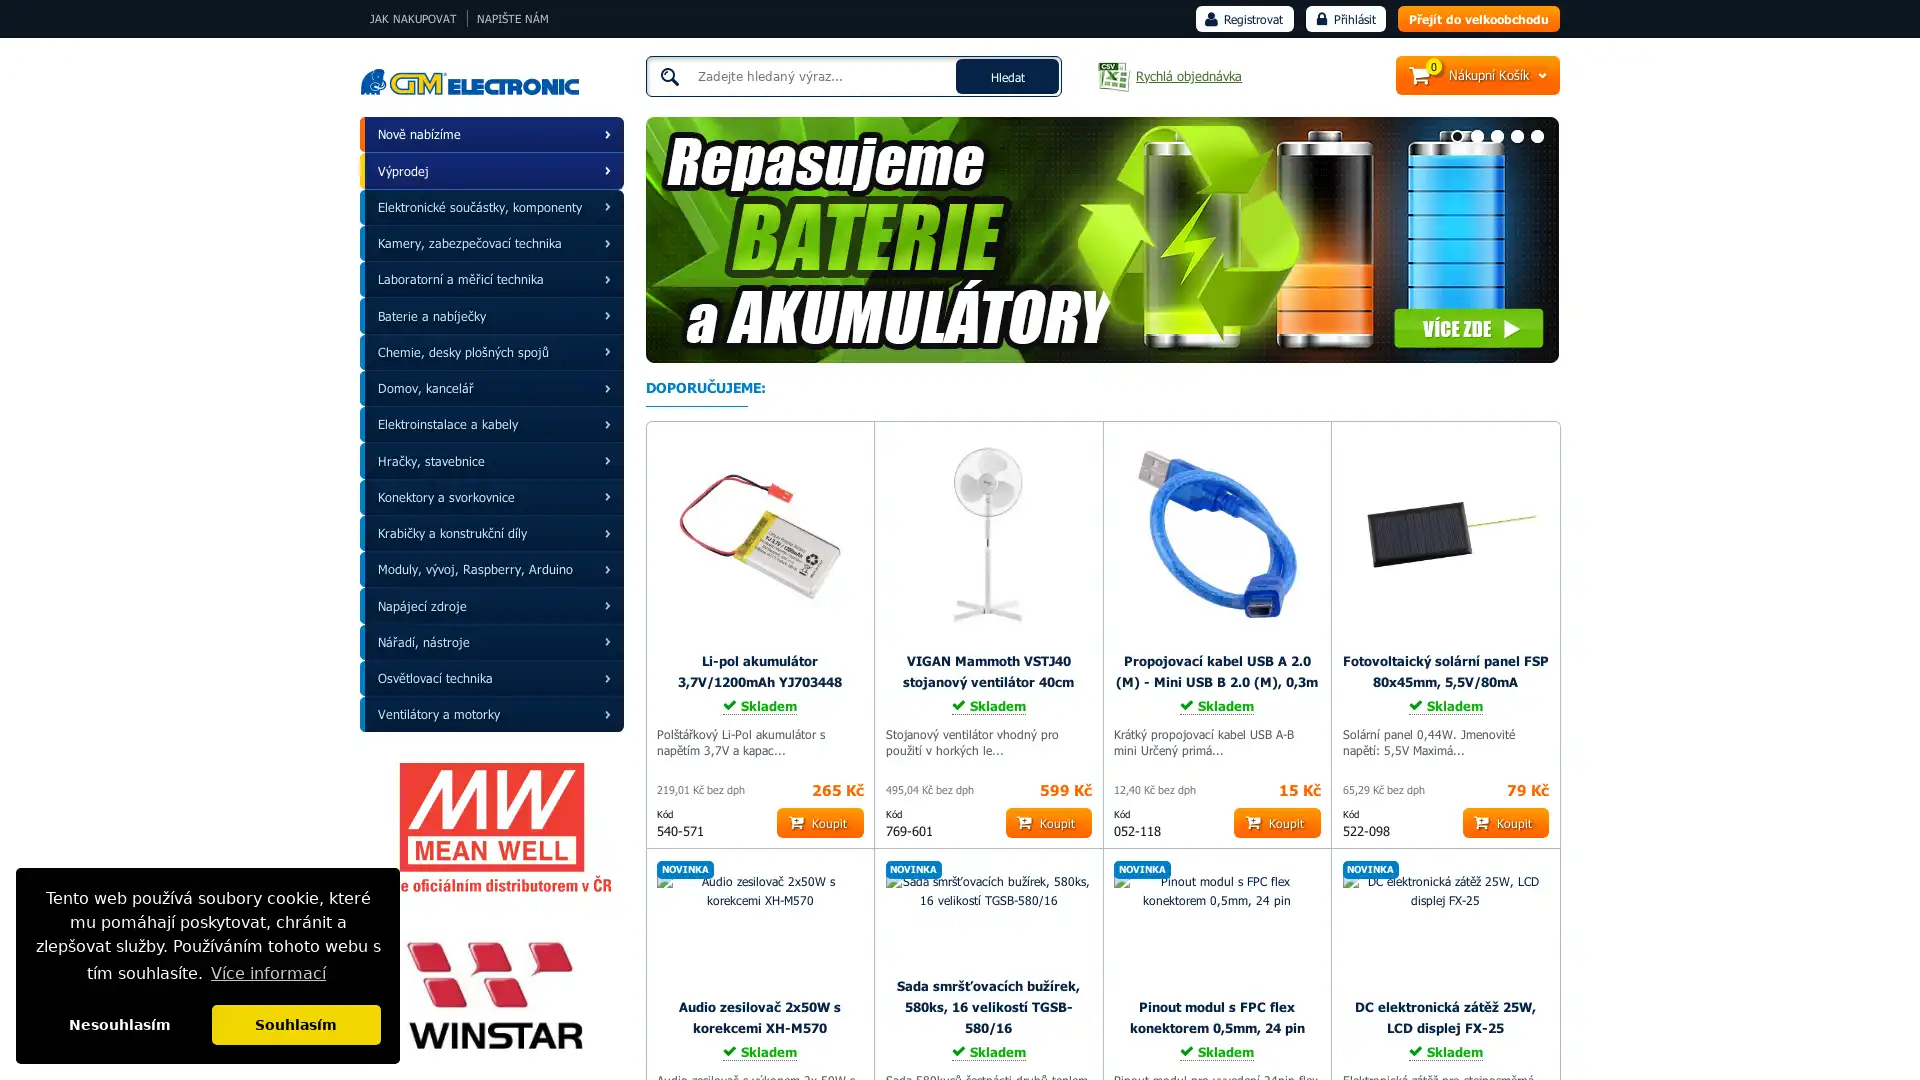  I want to click on learn more about cookies, so click(267, 972).